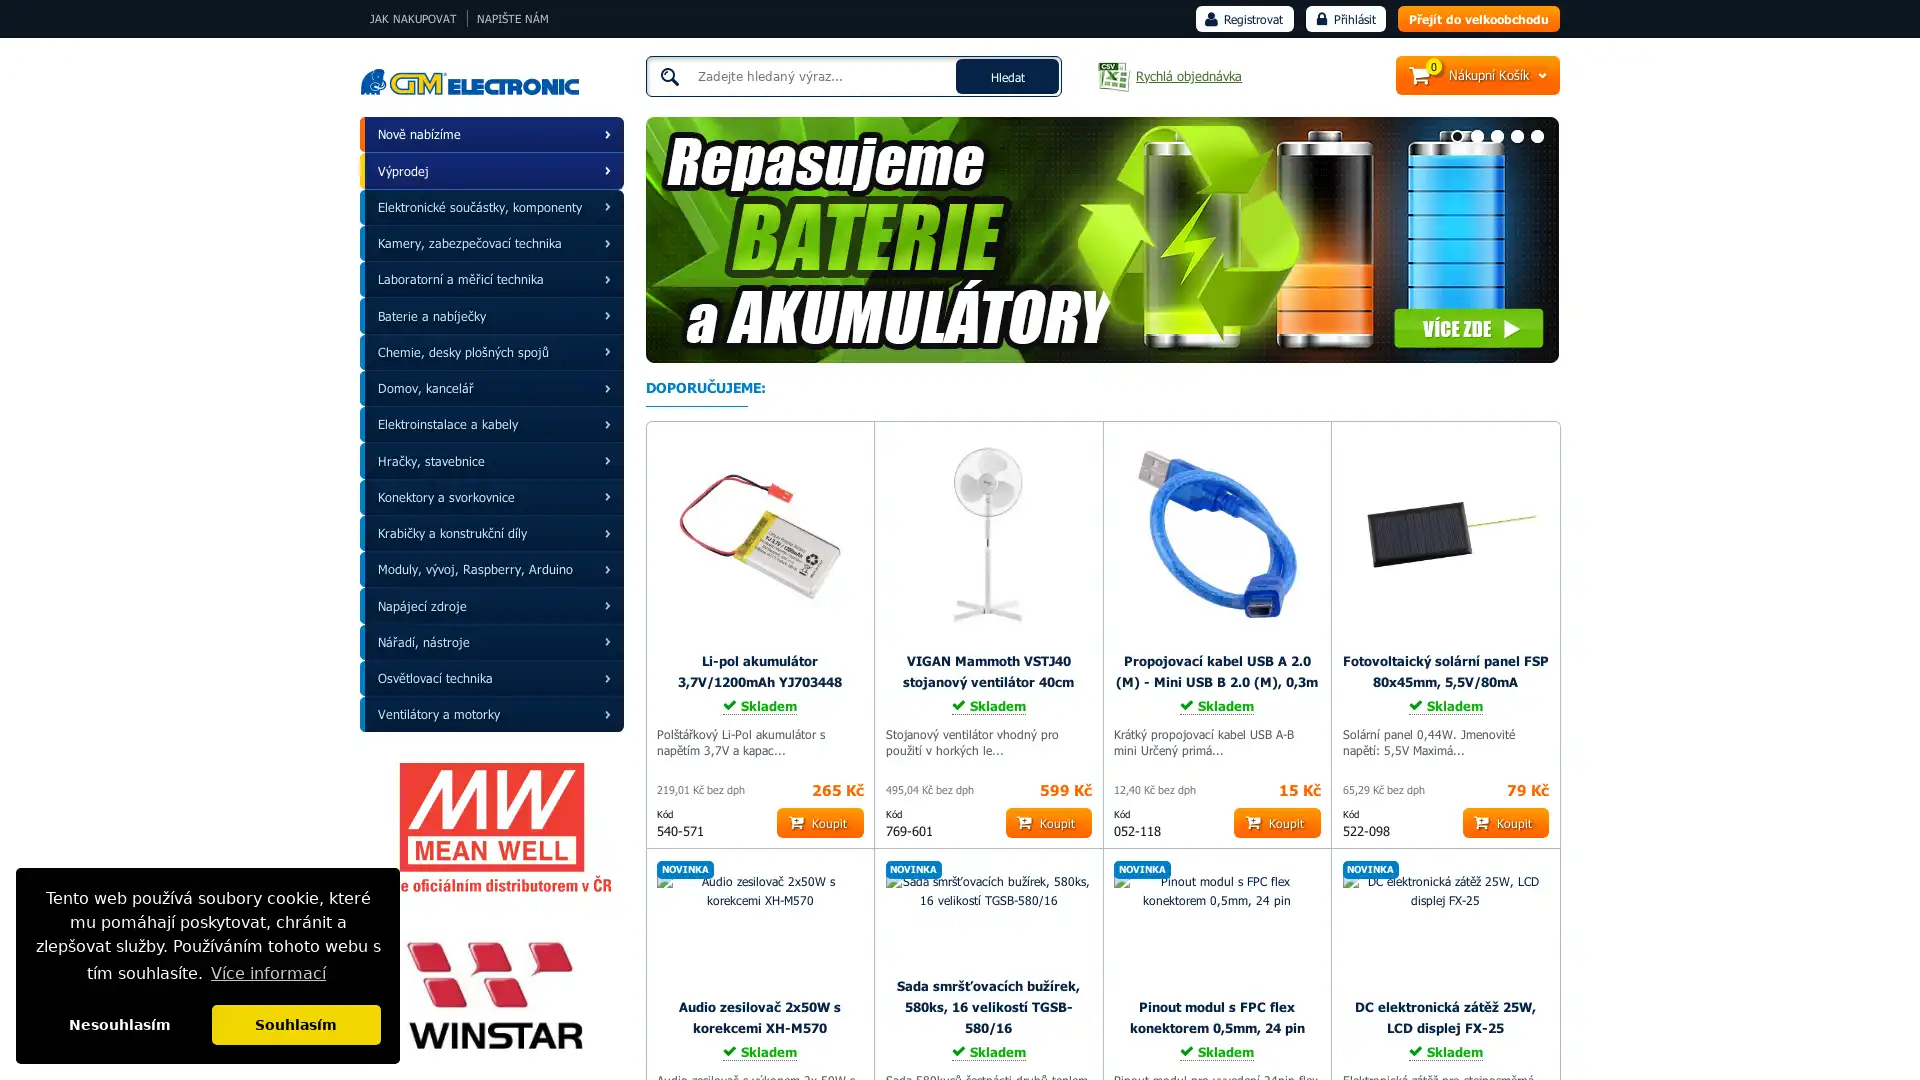  I want to click on learn more about cookies, so click(267, 972).